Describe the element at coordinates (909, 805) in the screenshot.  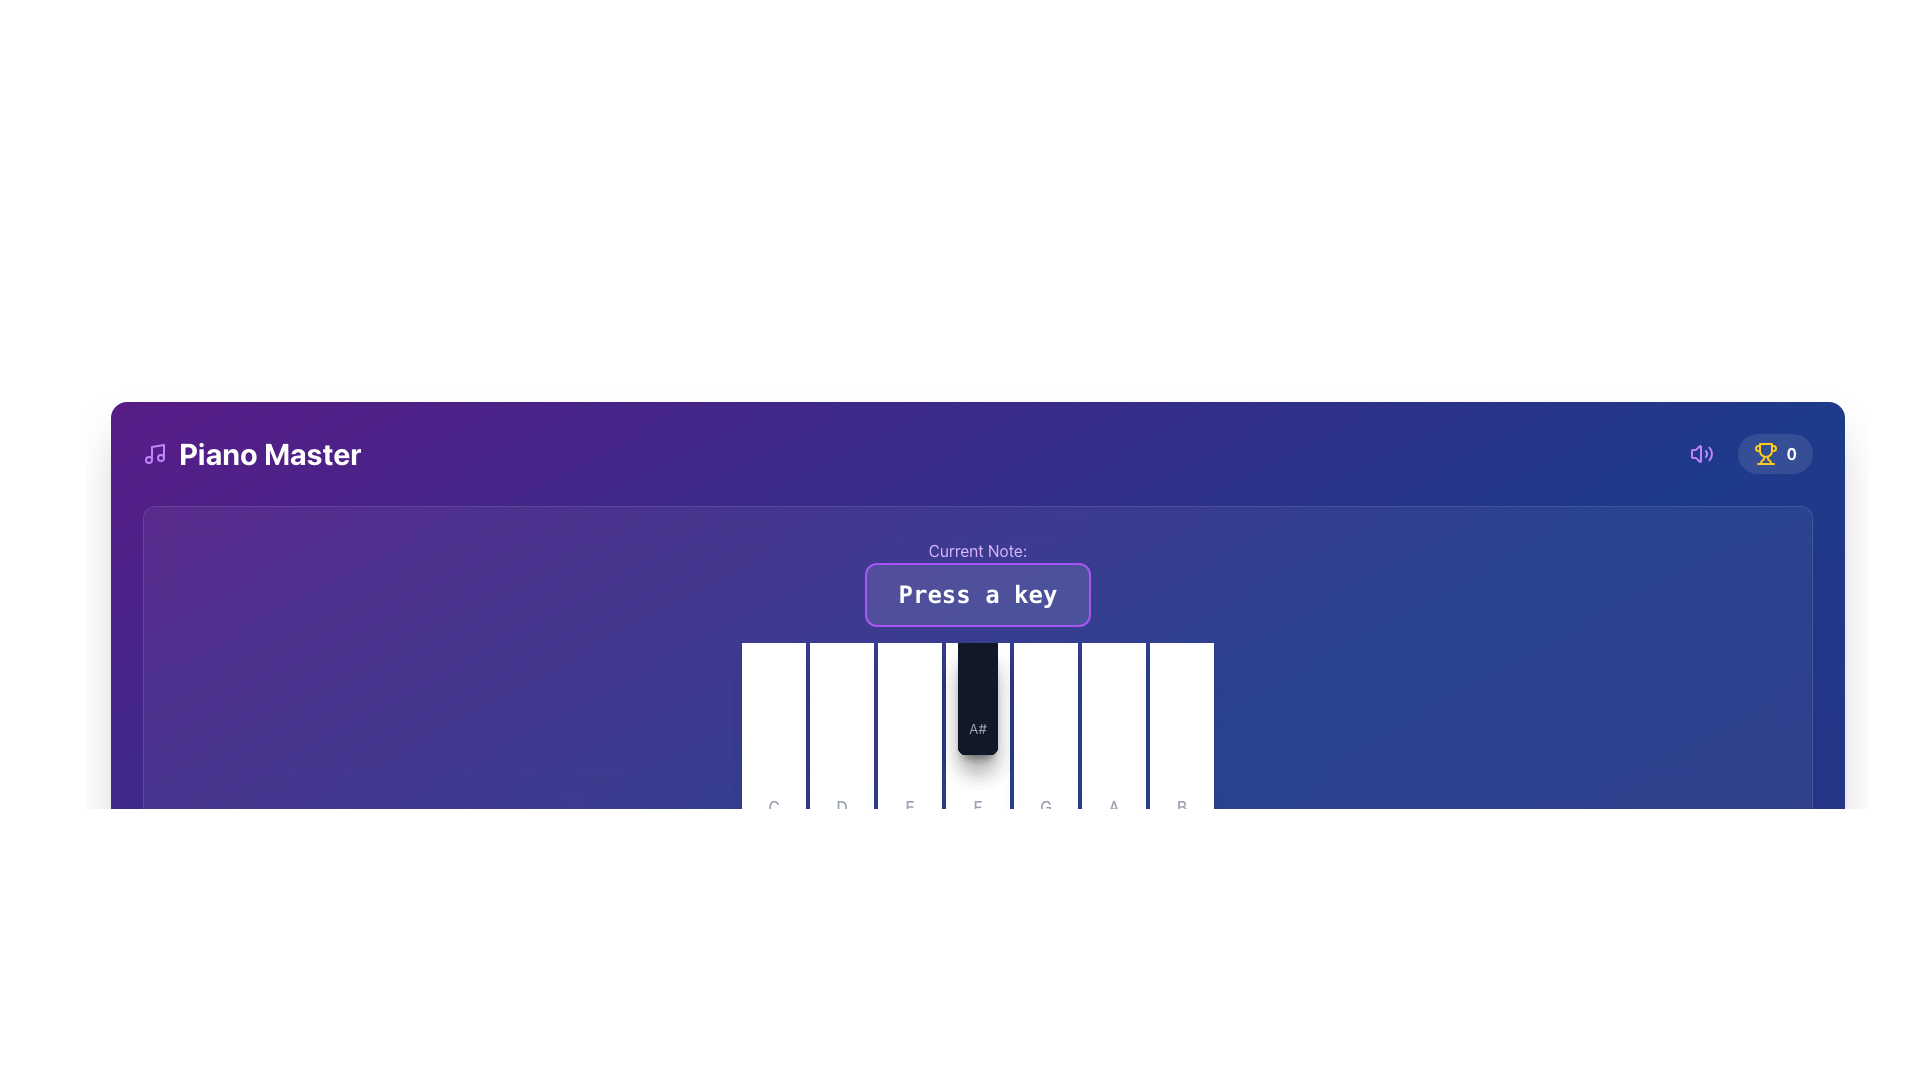
I see `the static text label 'E' which identifies the corresponding piano key in the graphical representation of a musical keyboard` at that location.